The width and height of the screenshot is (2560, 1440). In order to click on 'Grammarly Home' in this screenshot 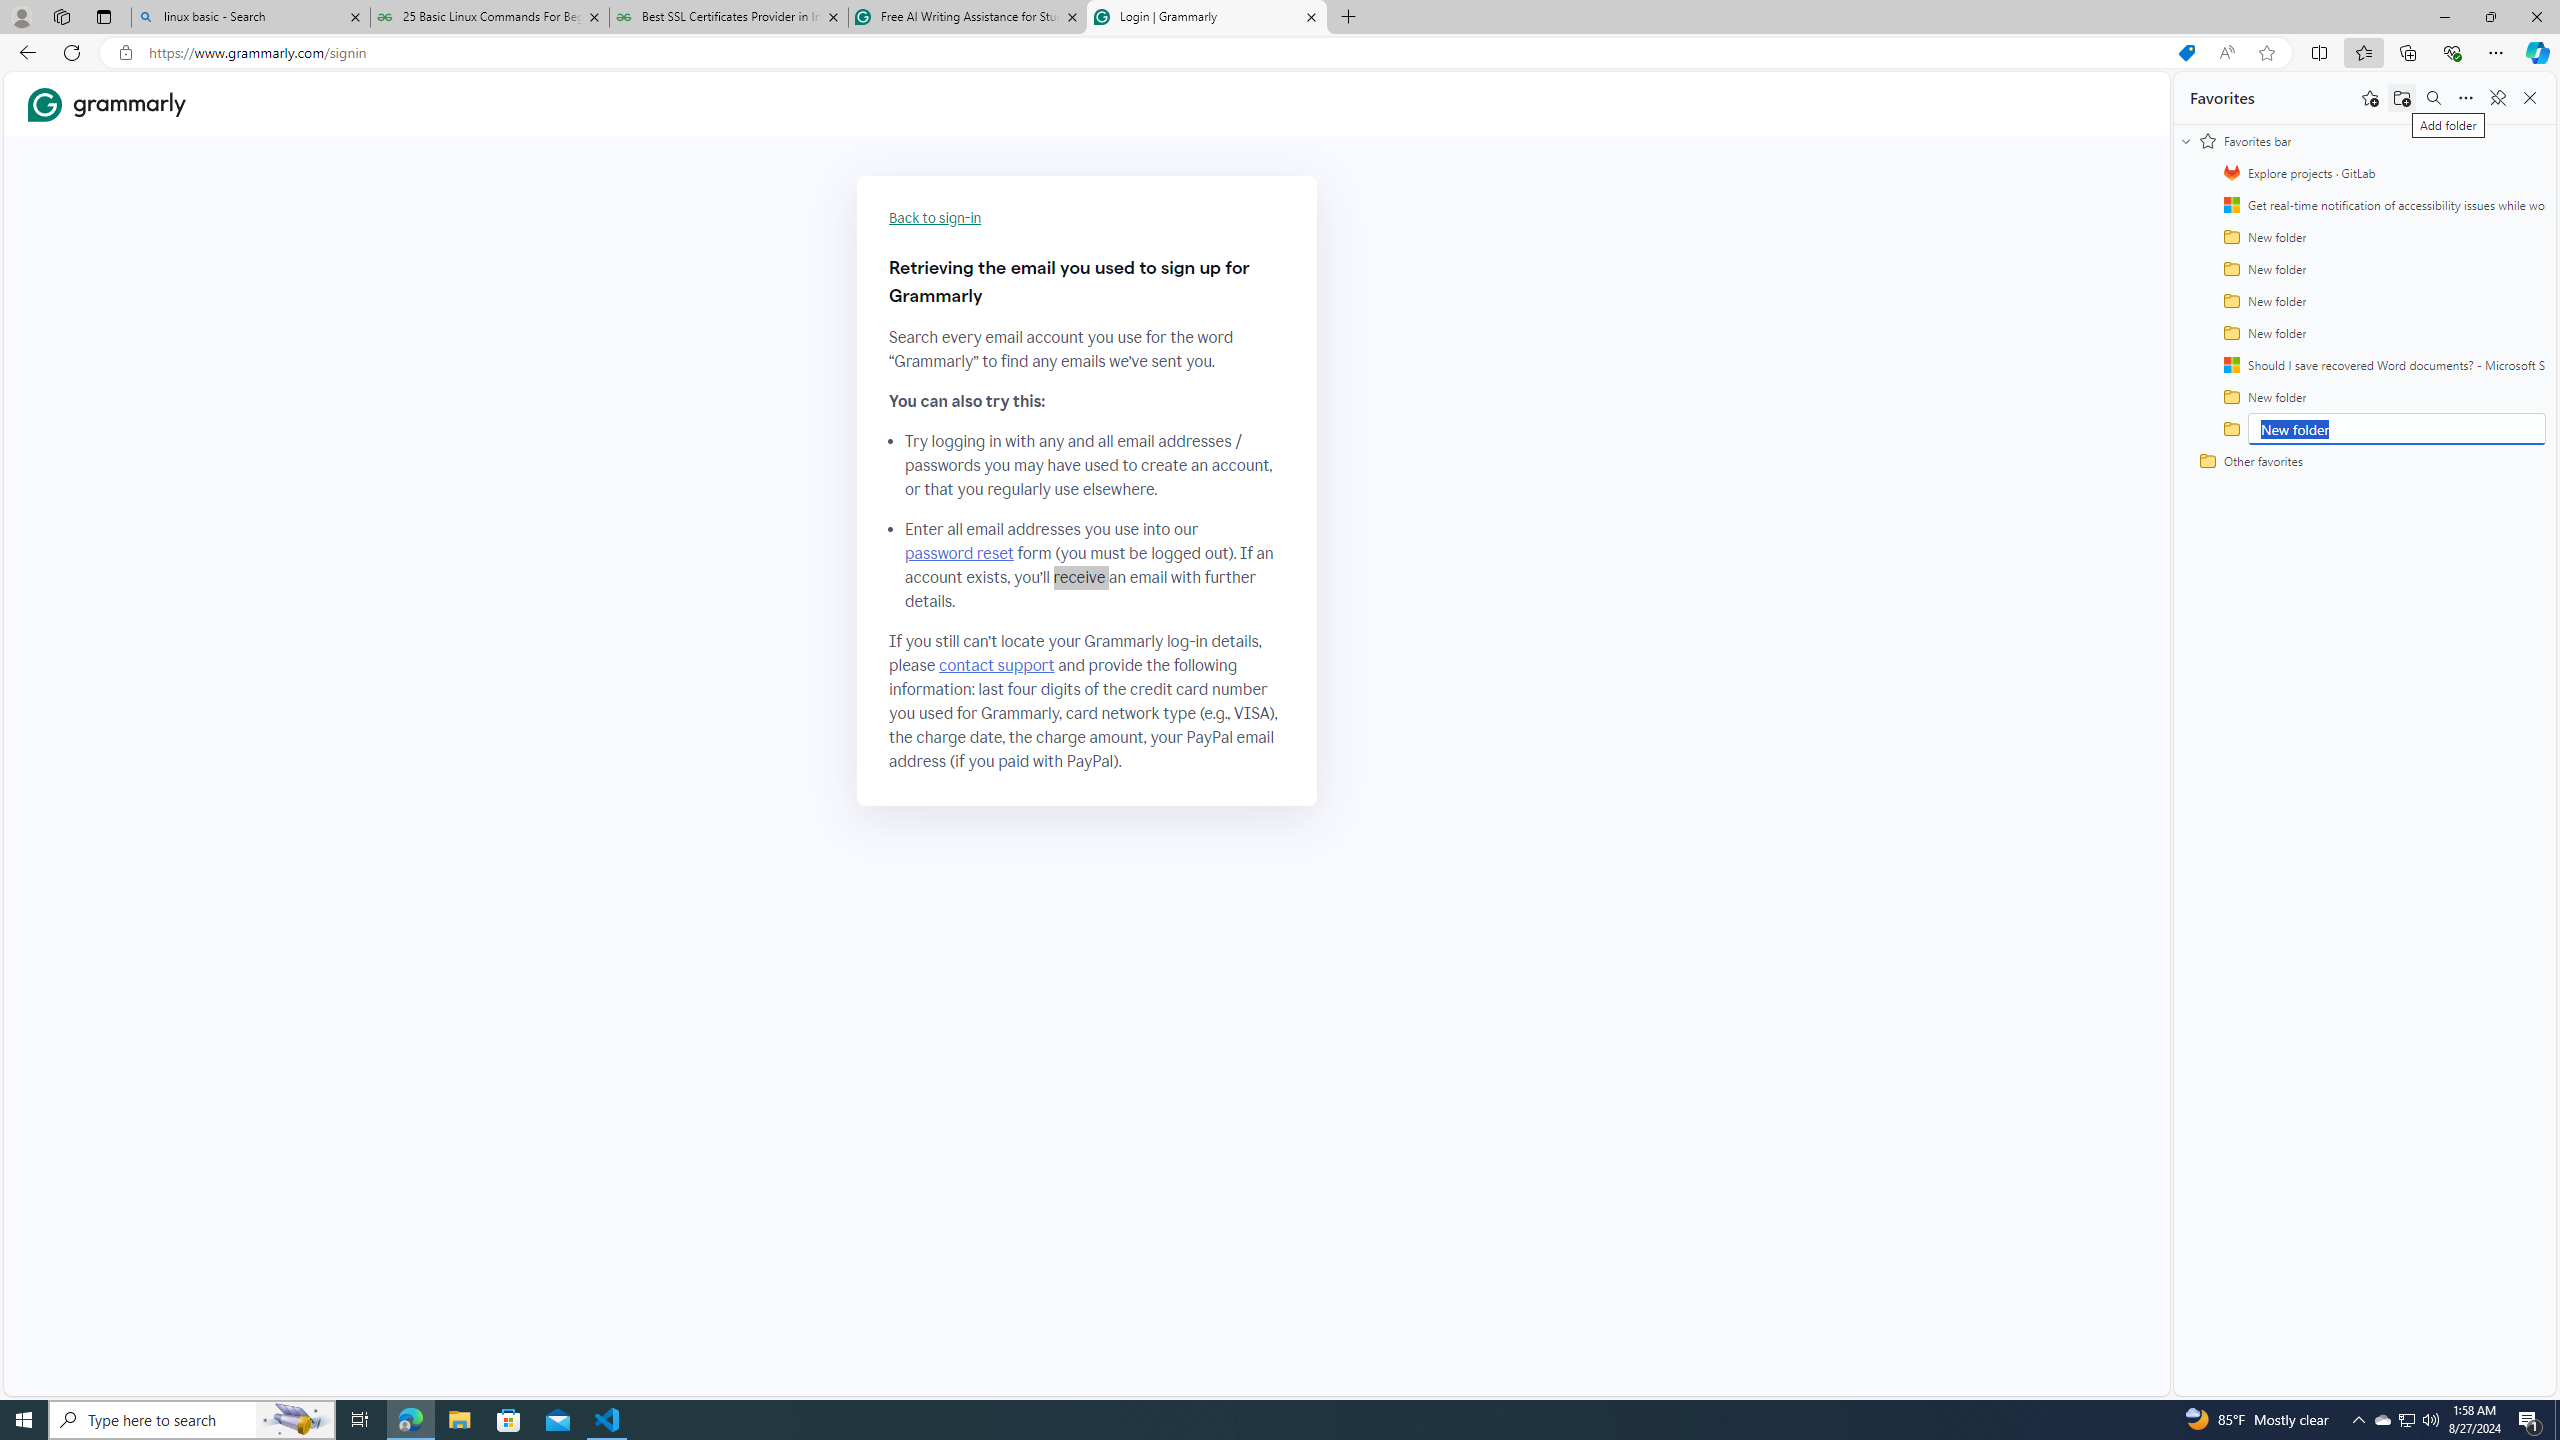, I will do `click(106, 103)`.